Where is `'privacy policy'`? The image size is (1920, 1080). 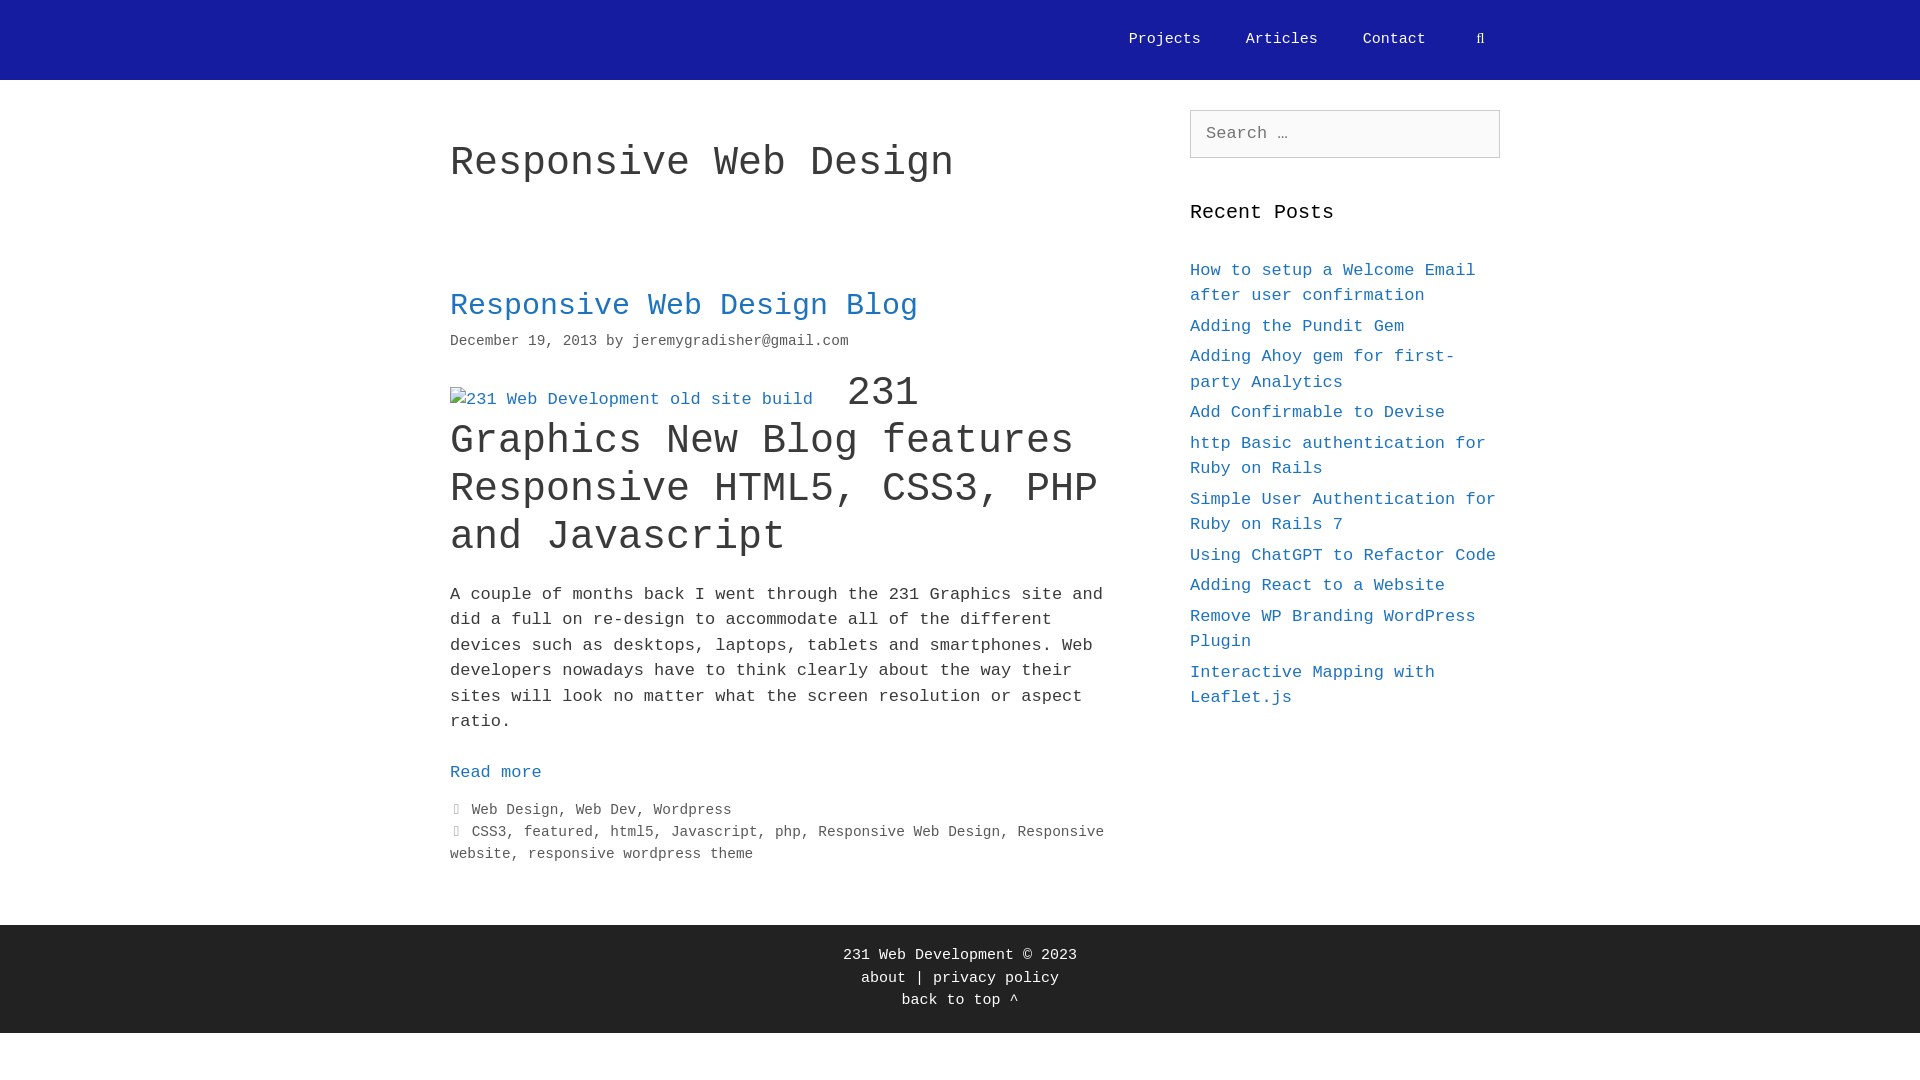 'privacy policy' is located at coordinates (931, 977).